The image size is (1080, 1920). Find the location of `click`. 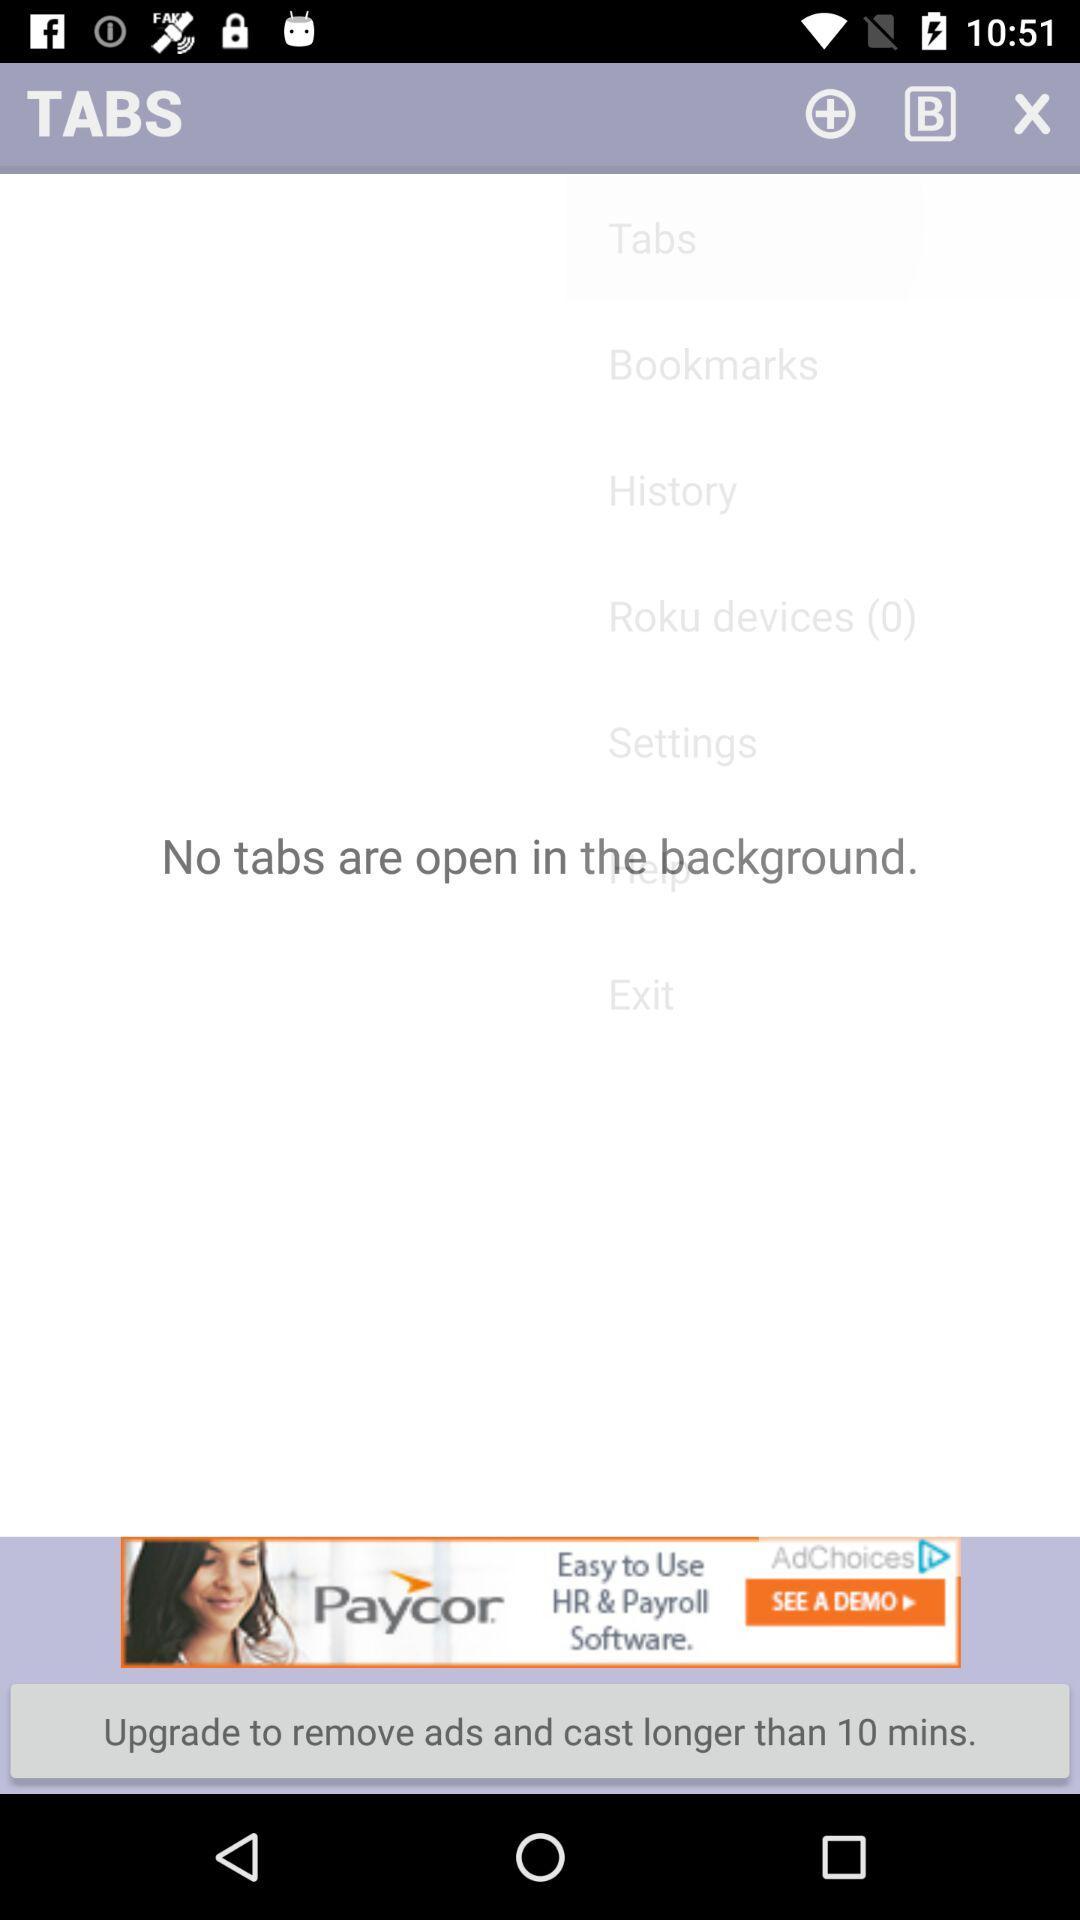

click is located at coordinates (540, 1602).